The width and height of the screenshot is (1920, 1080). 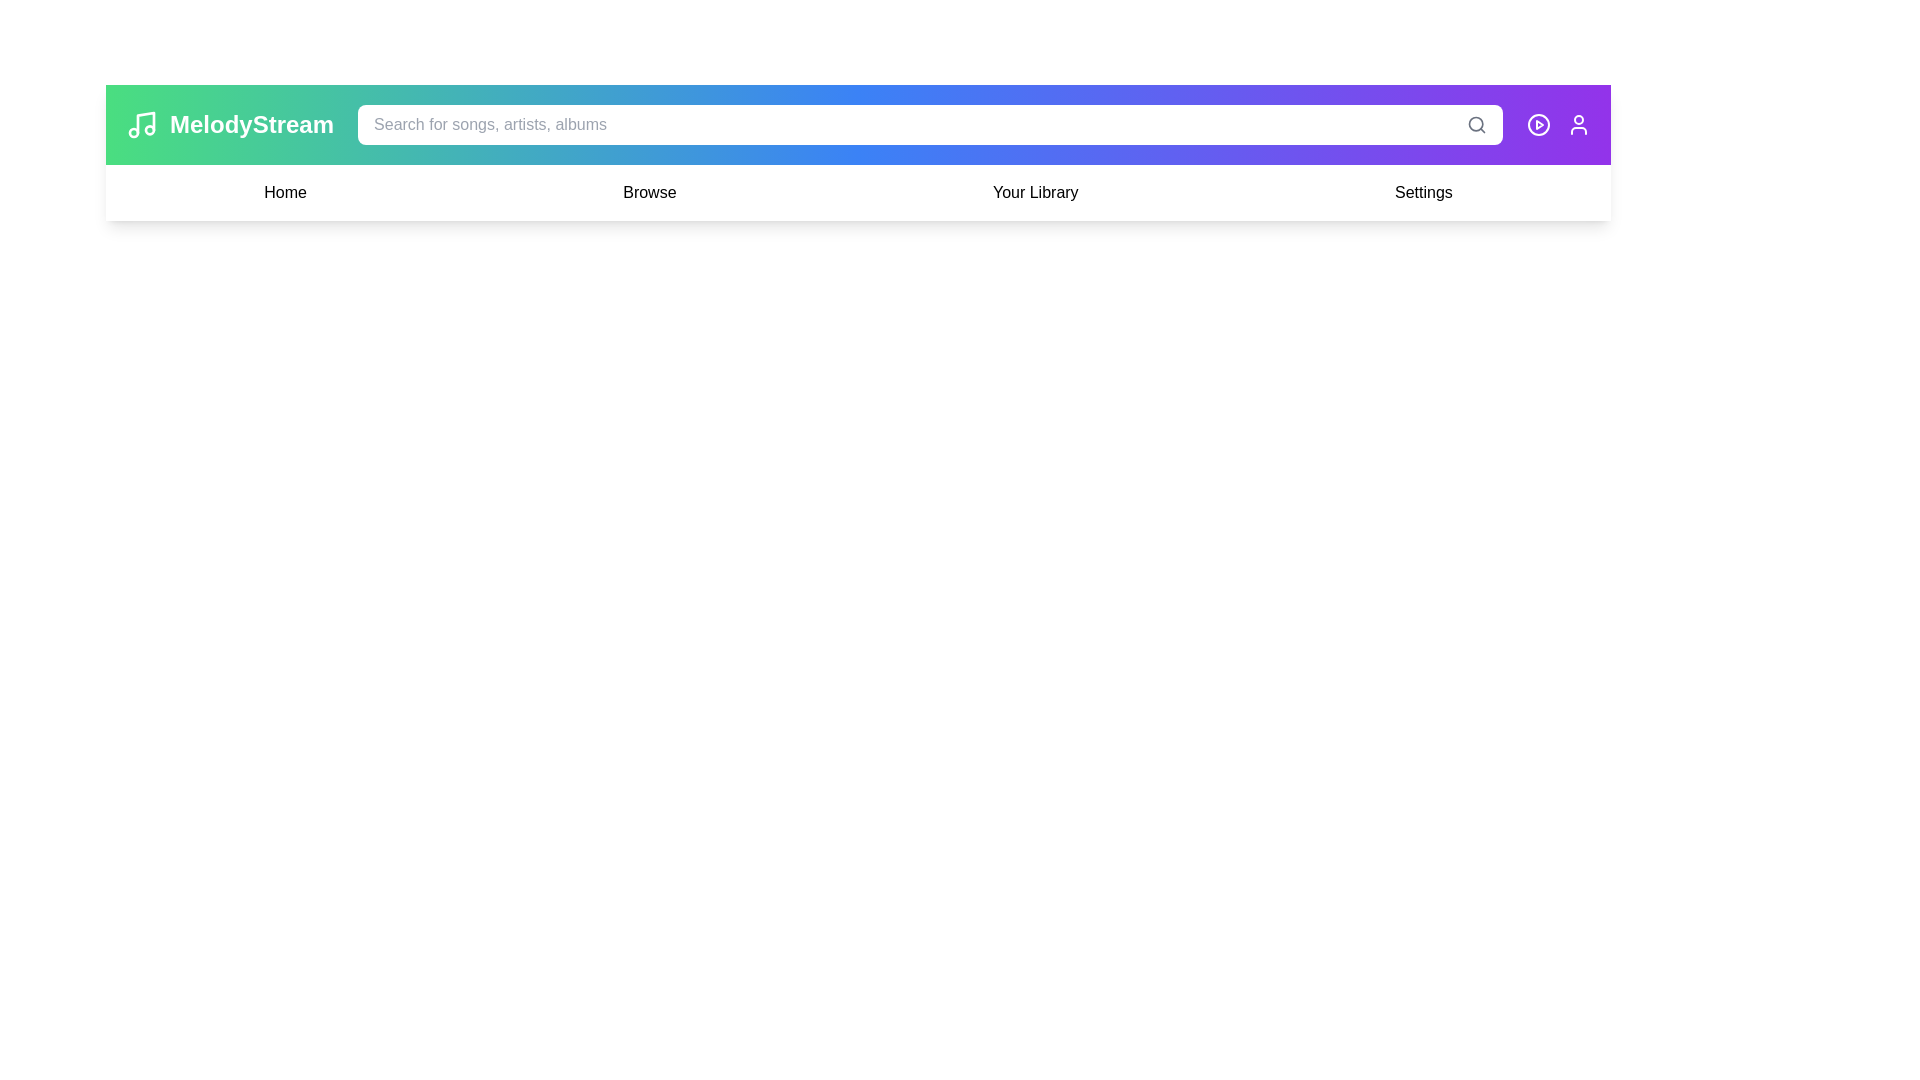 I want to click on the menu item Browse from the navigation bar, so click(x=649, y=192).